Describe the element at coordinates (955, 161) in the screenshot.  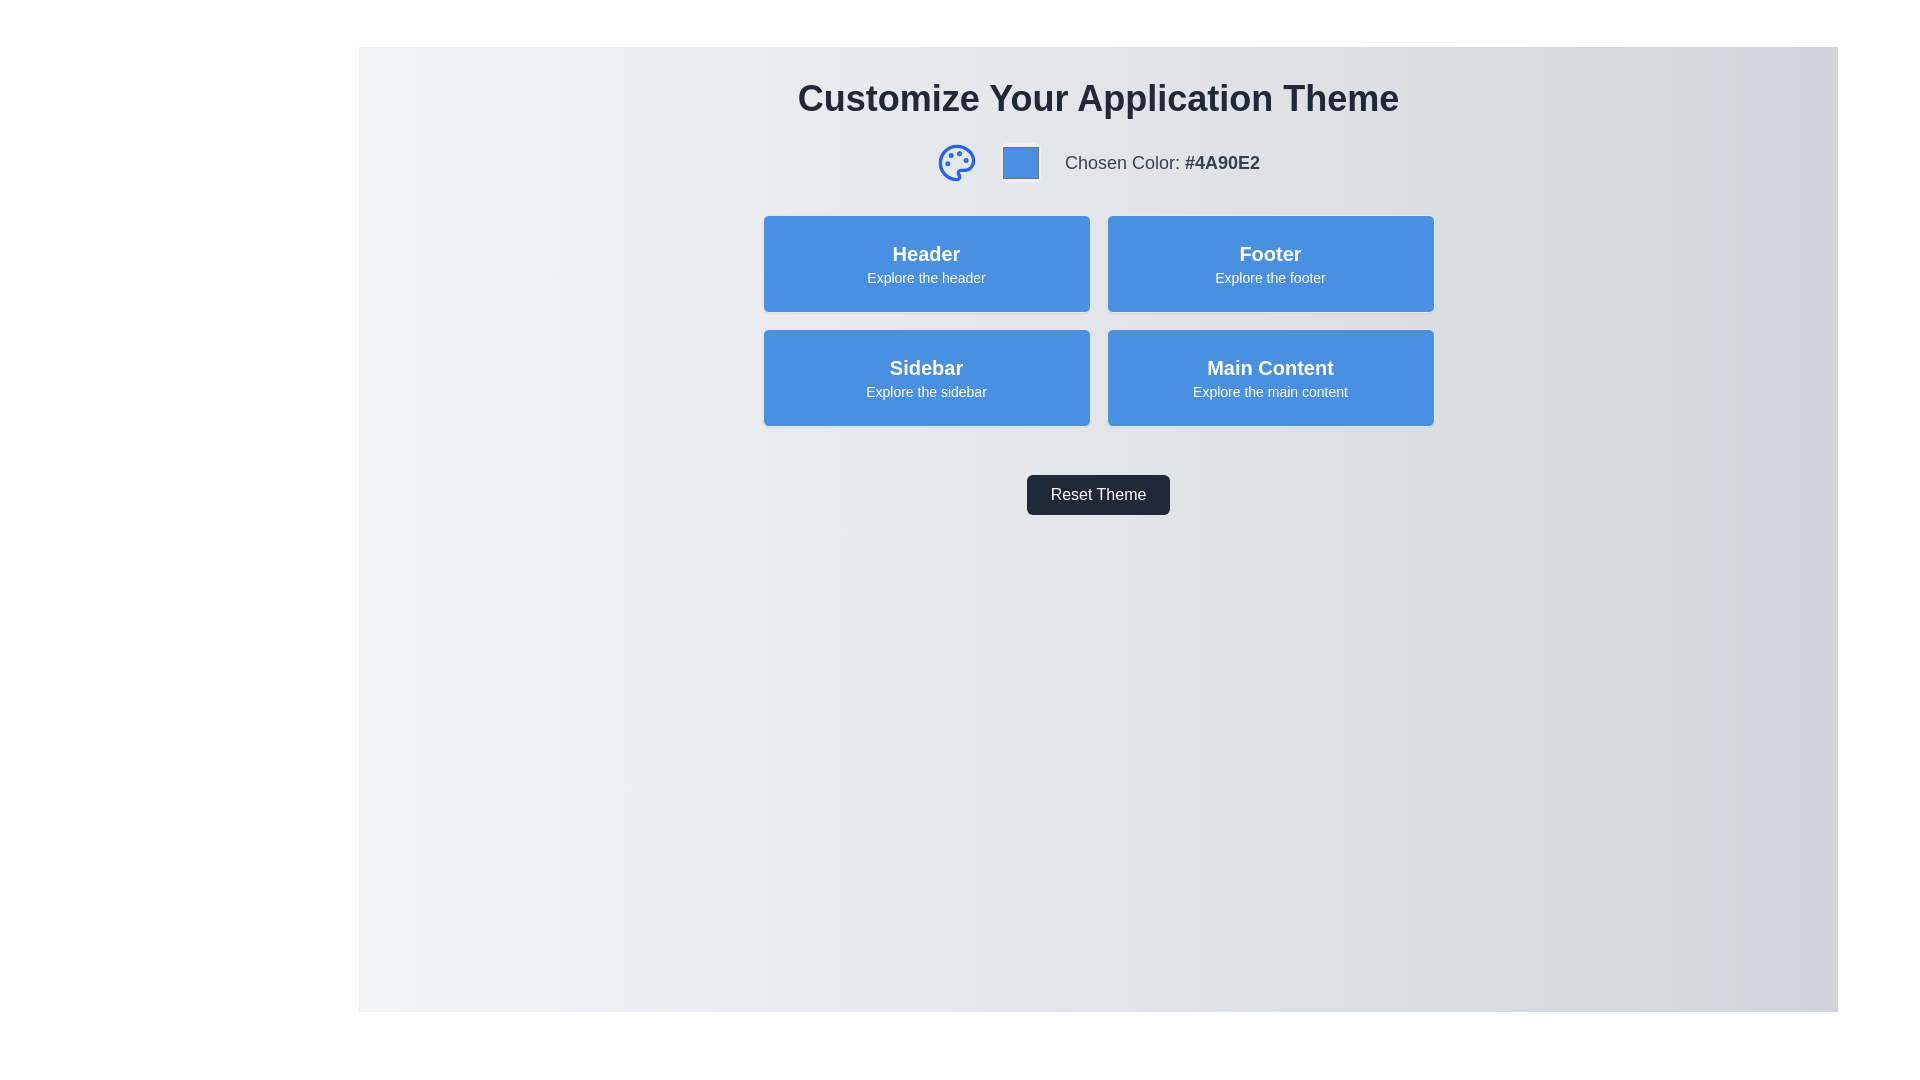
I see `the blue circular icon resembling a painter's palette with four small dots, located to the left of the text 'Chosen Color: #4A90E2'` at that location.